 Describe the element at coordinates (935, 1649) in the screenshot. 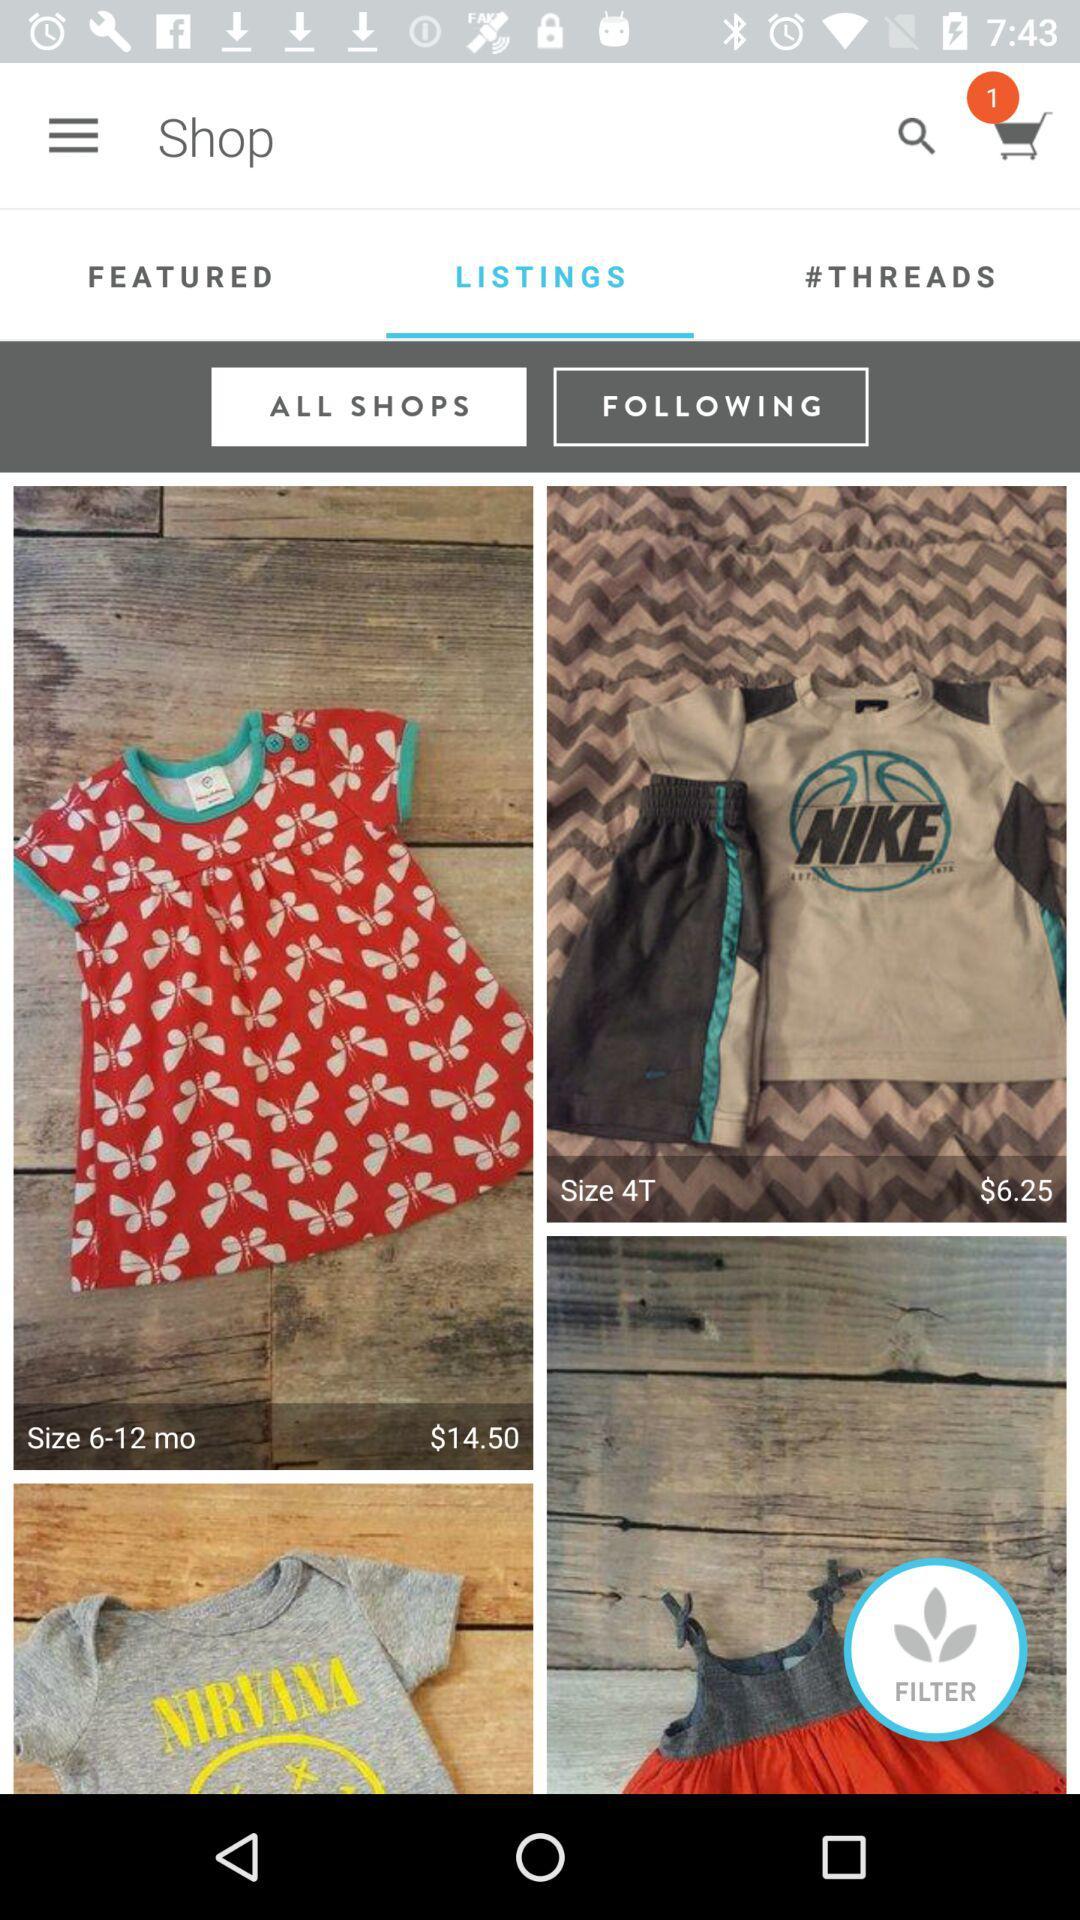

I see `filter button` at that location.